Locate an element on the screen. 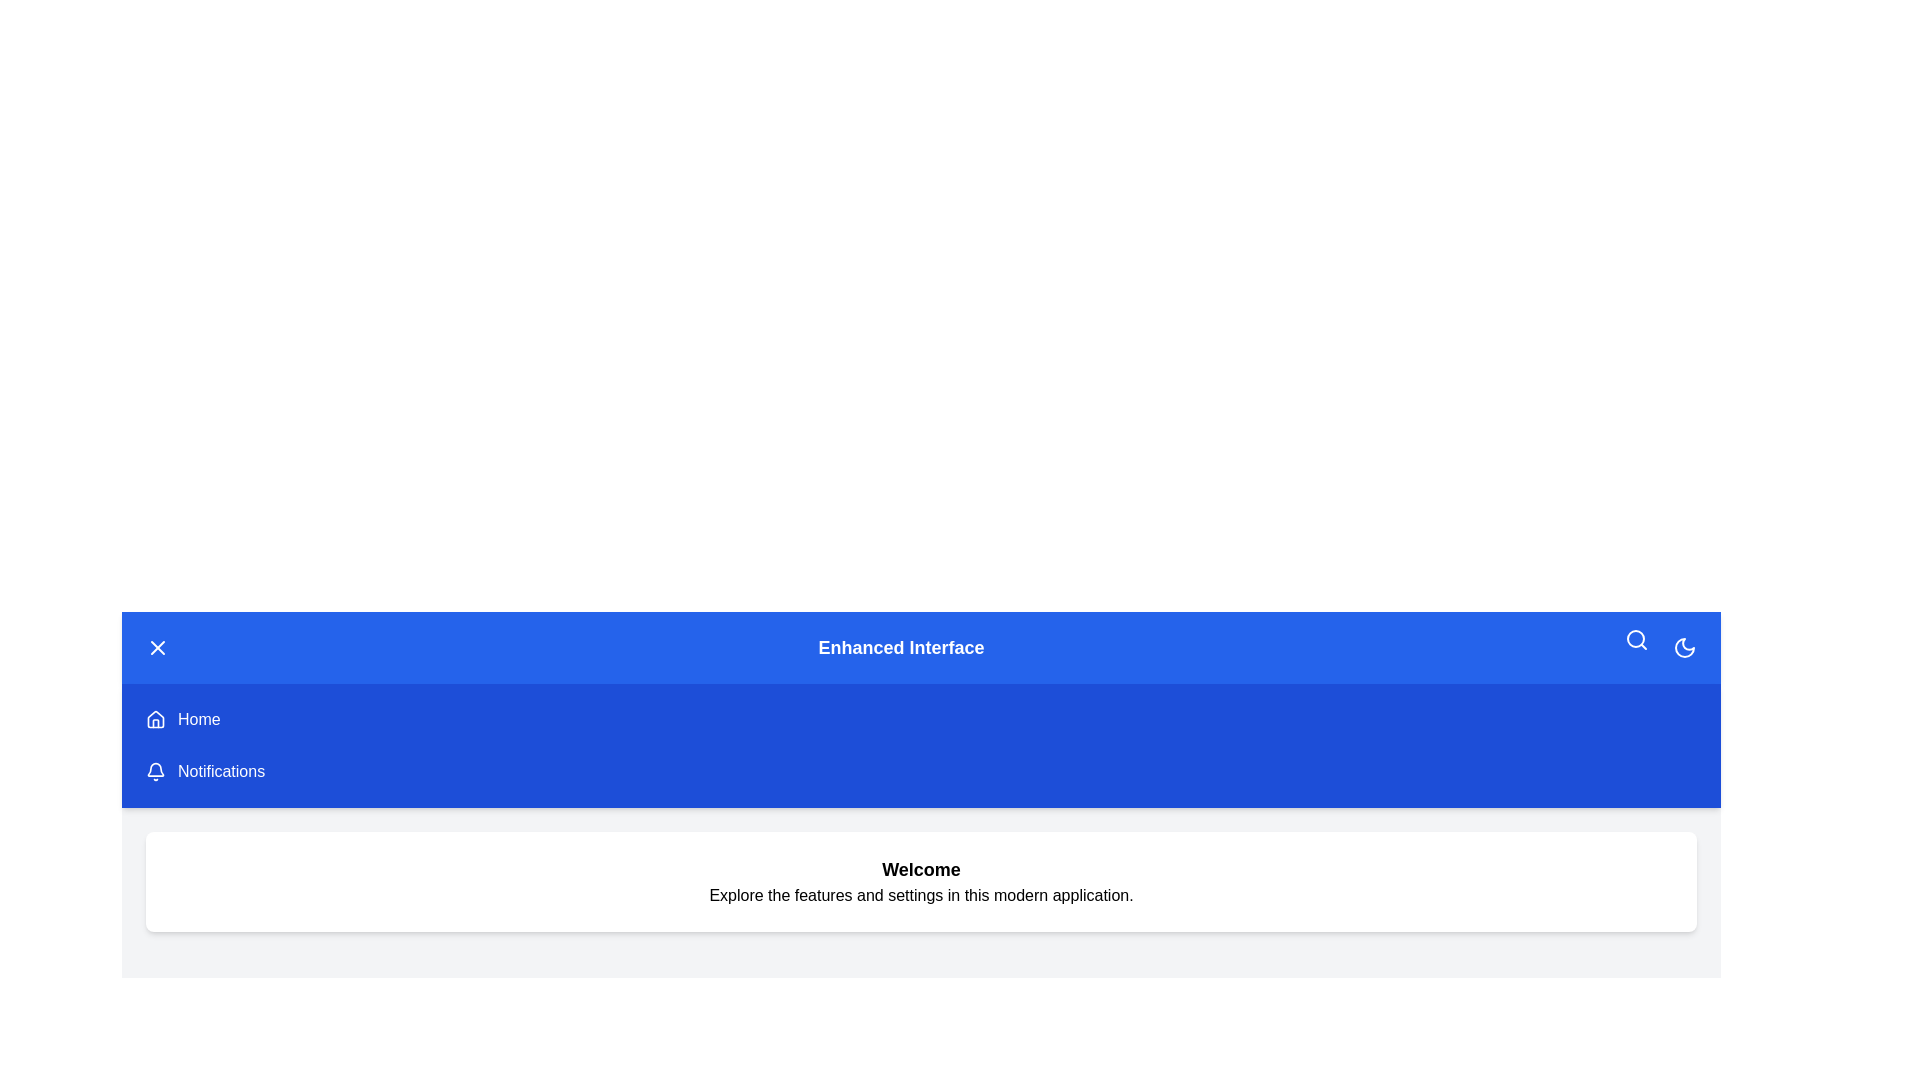 This screenshot has height=1080, width=1920. the 'Notifications' menu item to navigate to the Notifications page is located at coordinates (220, 770).